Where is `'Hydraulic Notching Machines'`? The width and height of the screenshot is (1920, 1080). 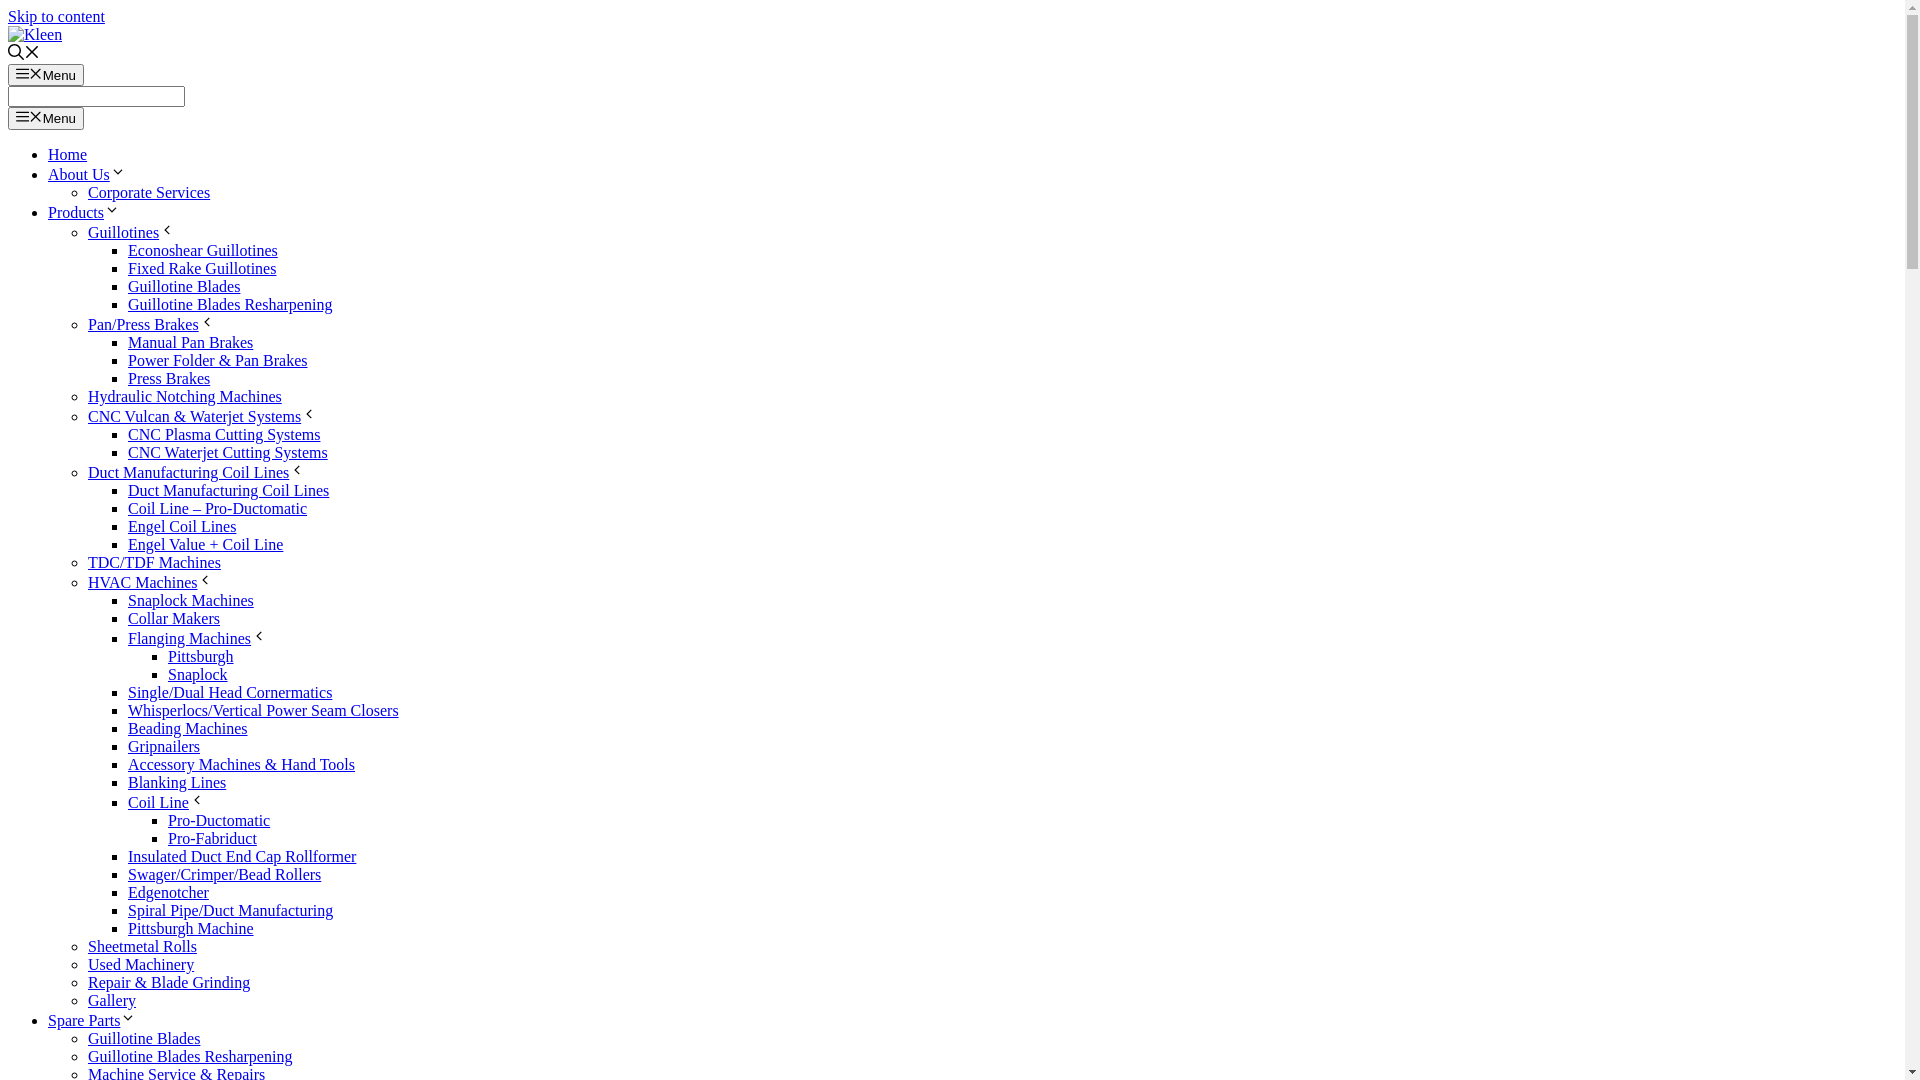 'Hydraulic Notching Machines' is located at coordinates (185, 396).